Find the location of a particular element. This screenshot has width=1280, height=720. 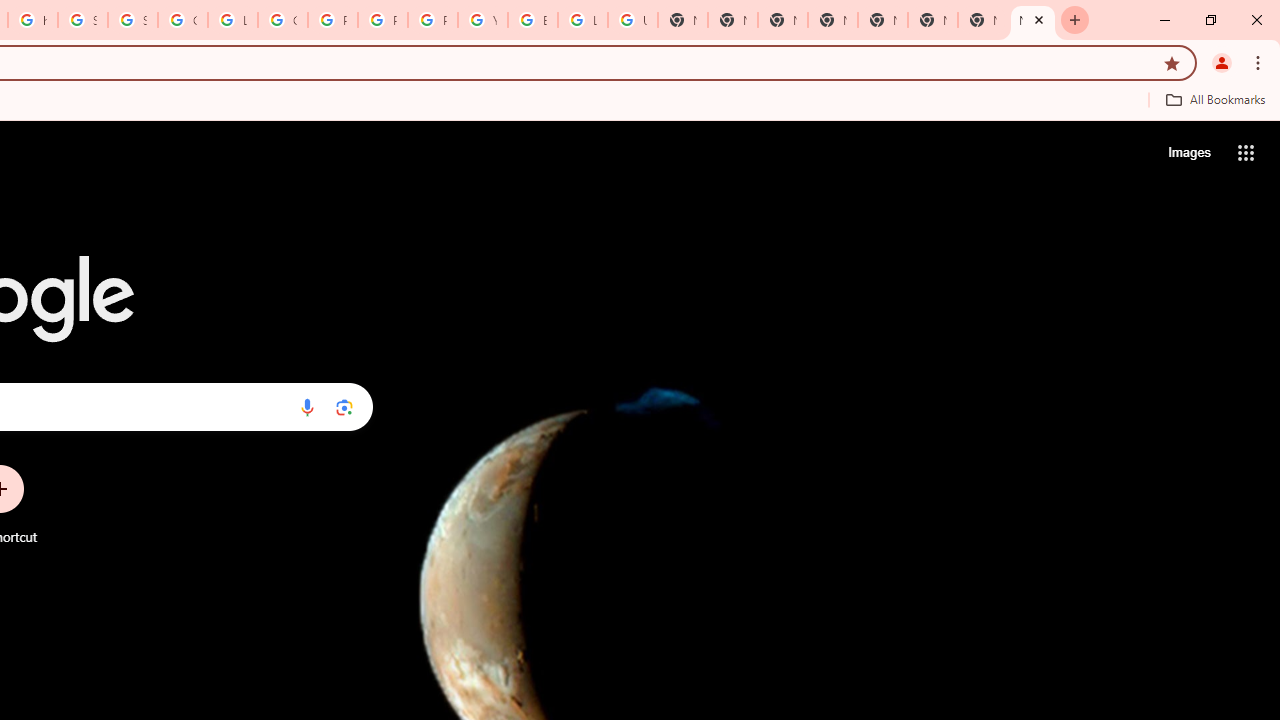

'Search by voice' is located at coordinates (306, 406).